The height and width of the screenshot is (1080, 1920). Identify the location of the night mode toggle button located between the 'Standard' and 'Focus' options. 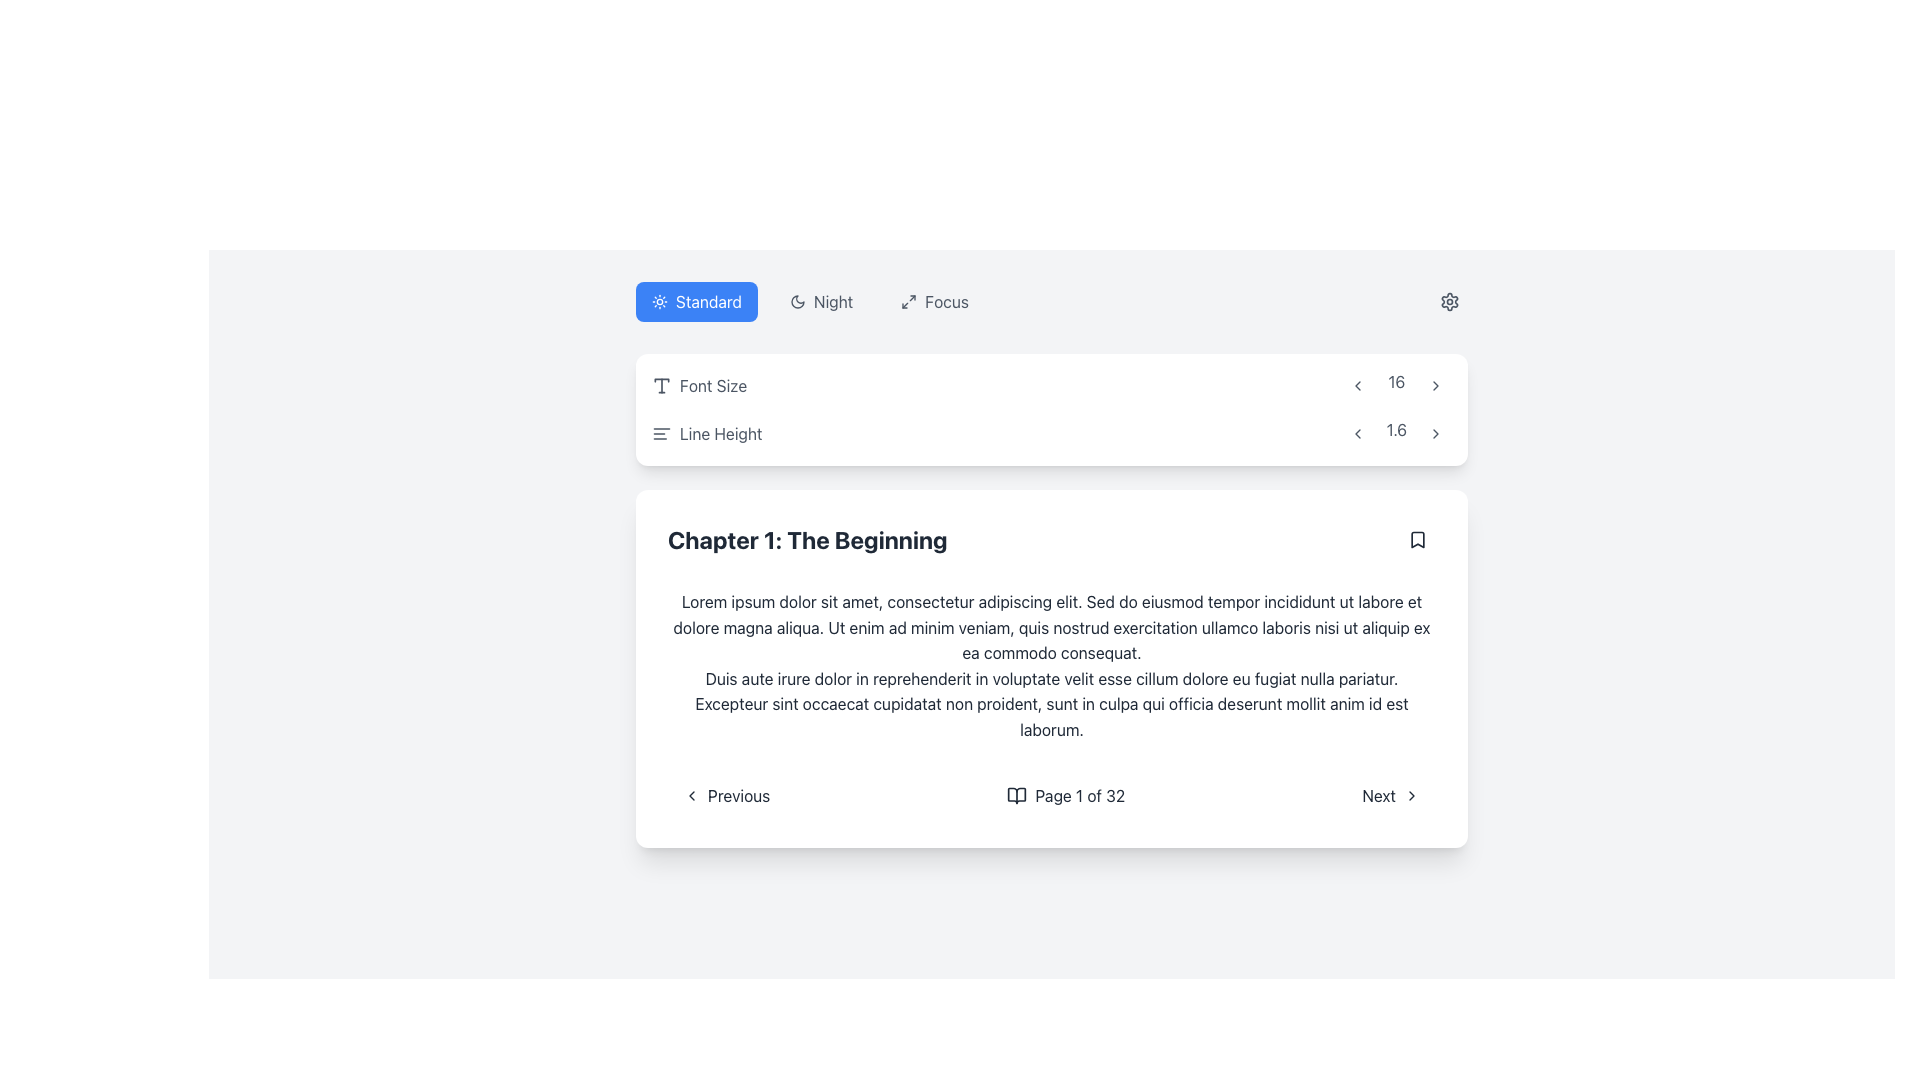
(821, 301).